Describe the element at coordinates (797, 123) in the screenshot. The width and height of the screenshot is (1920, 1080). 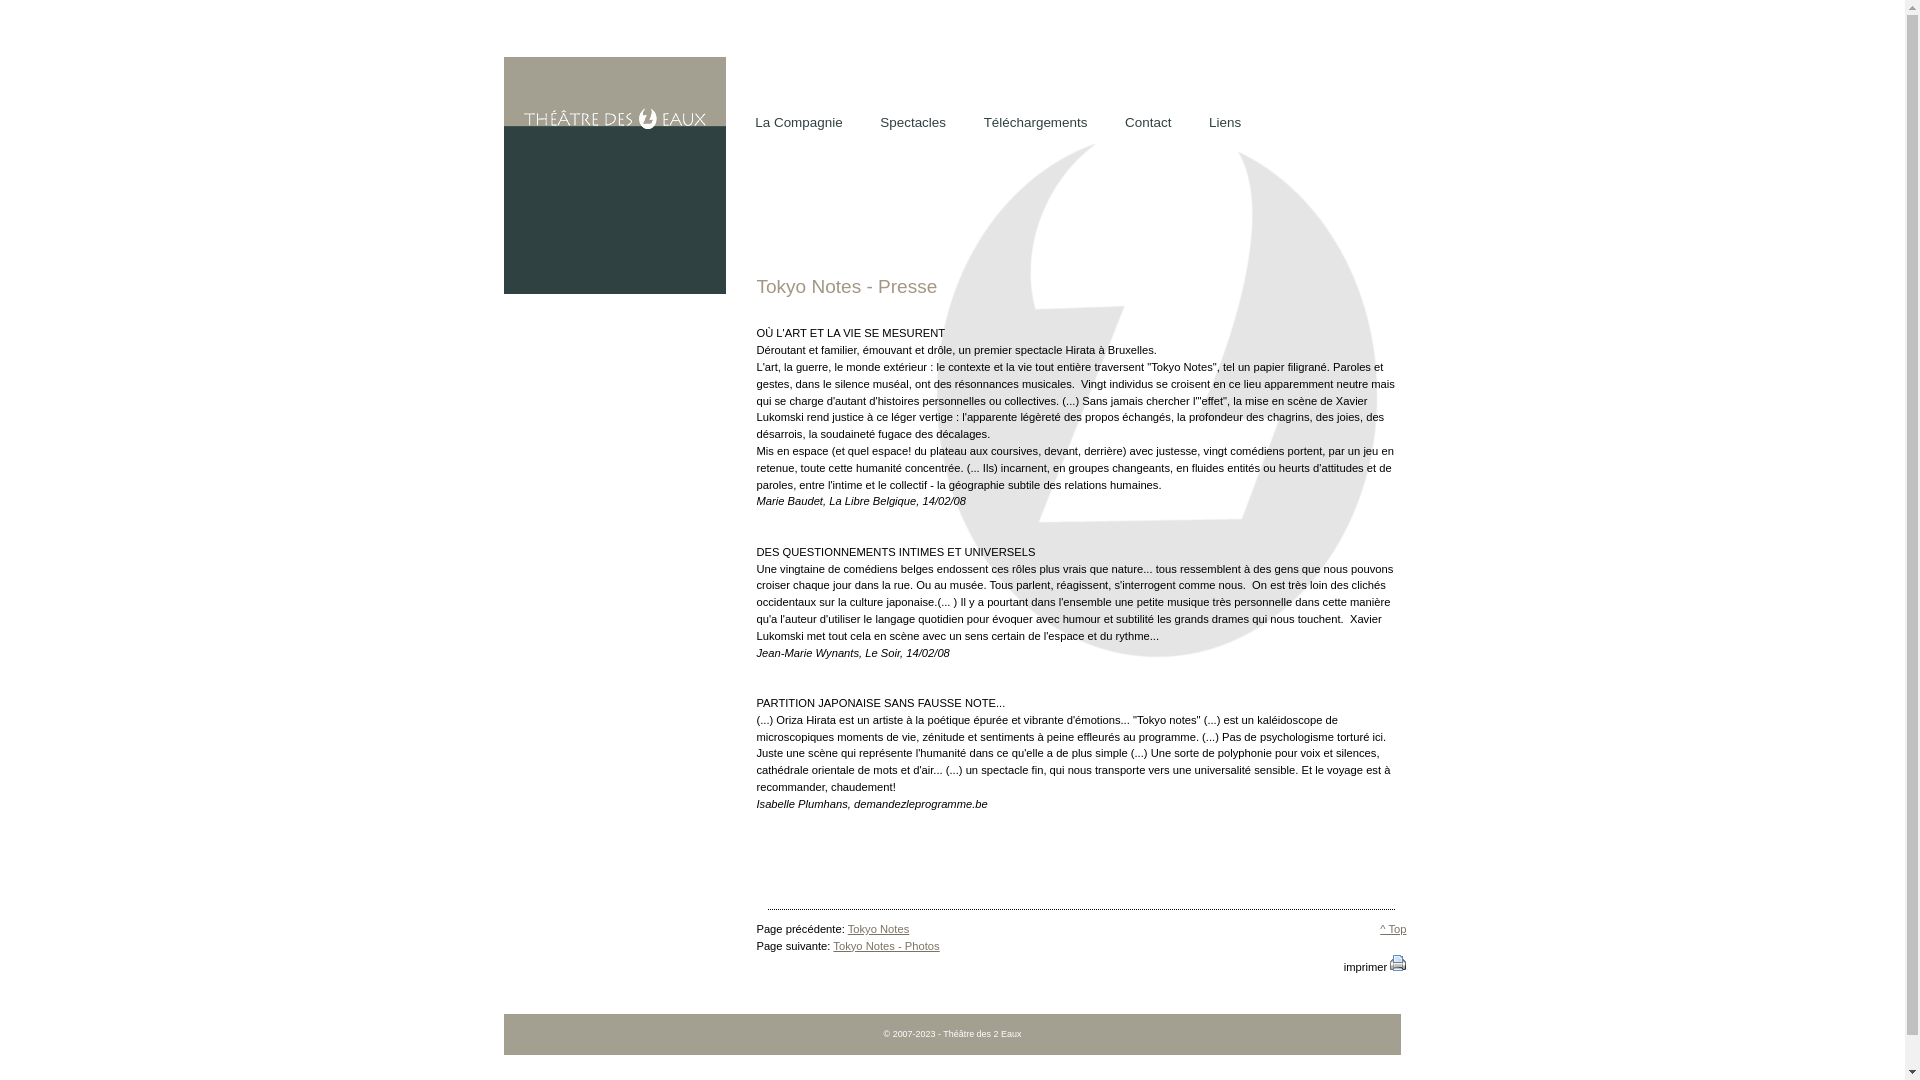
I see `'La Compagnie'` at that location.